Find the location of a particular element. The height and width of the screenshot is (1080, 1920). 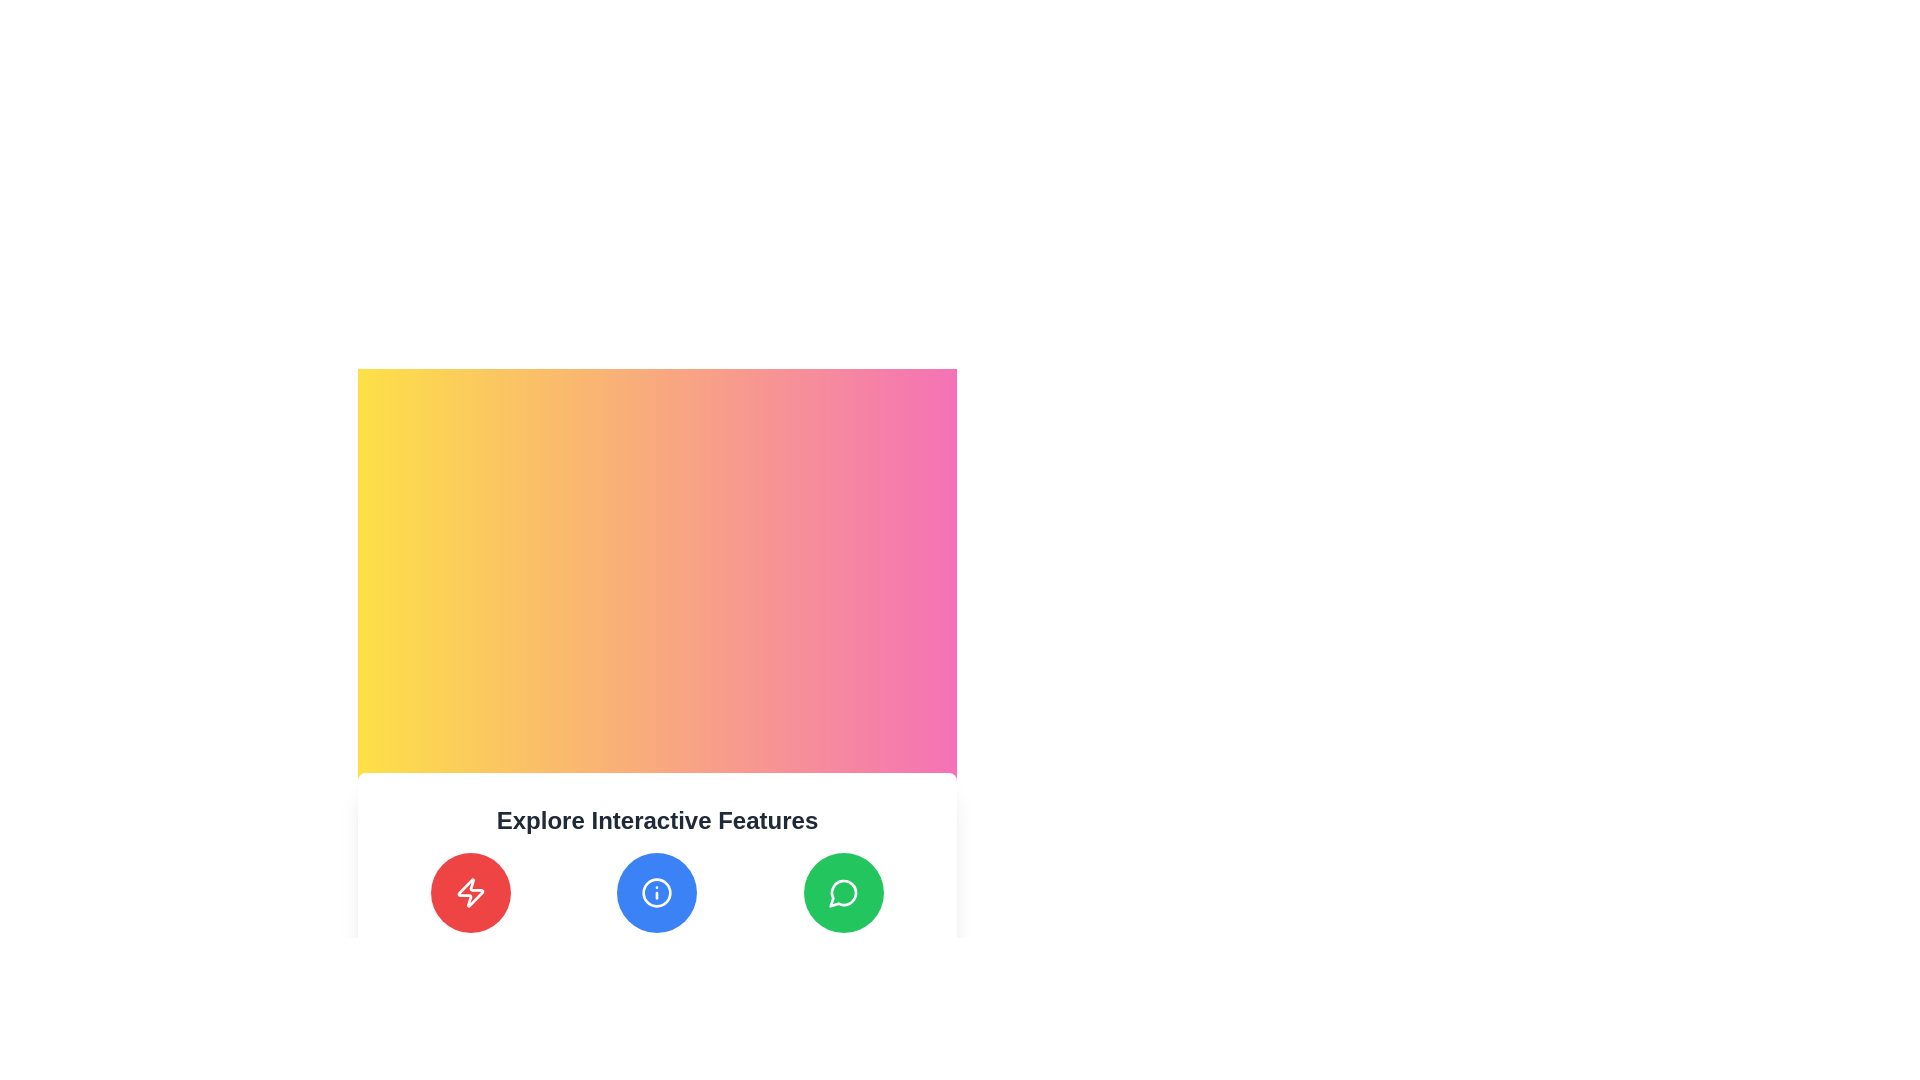

the middle circular icon that represents an information-related action, positioned between the red and green circles is located at coordinates (657, 892).